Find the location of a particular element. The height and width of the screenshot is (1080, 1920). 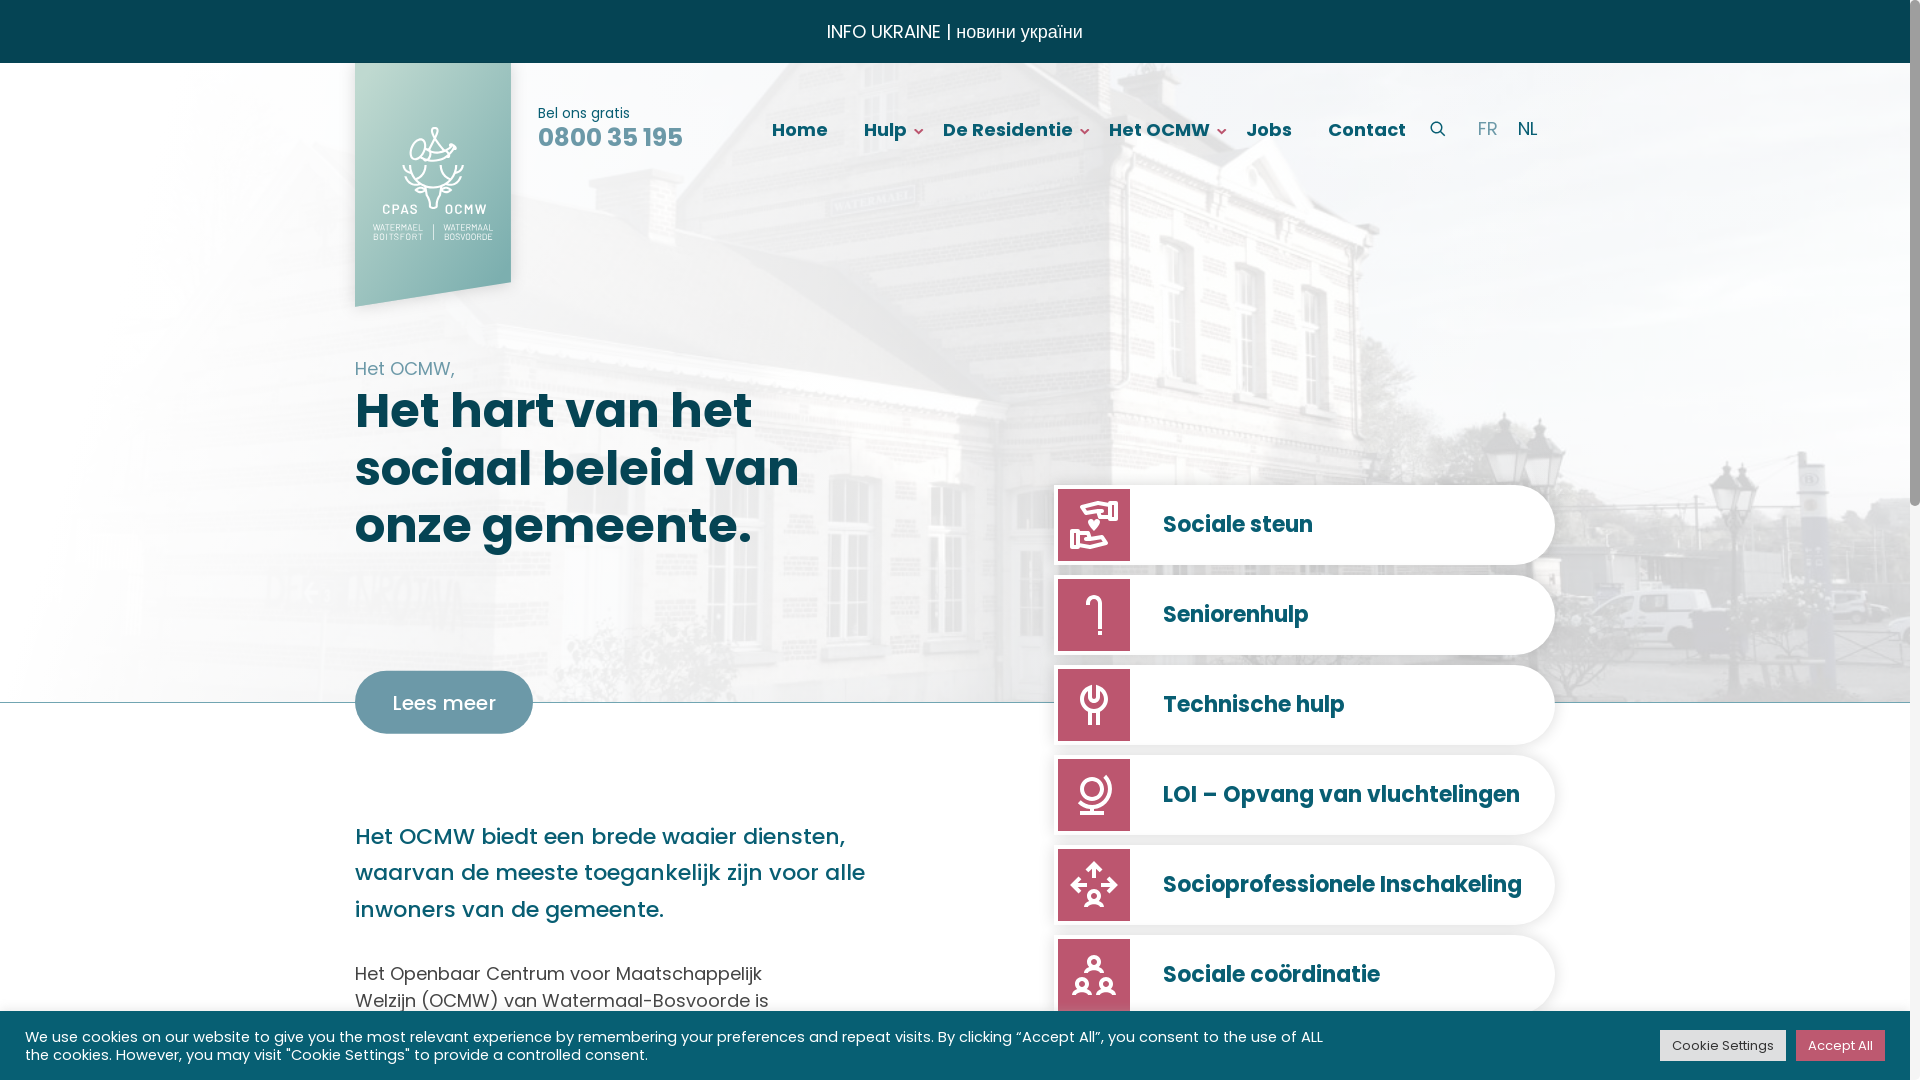

'Cookie Settings' is located at coordinates (1722, 1044).